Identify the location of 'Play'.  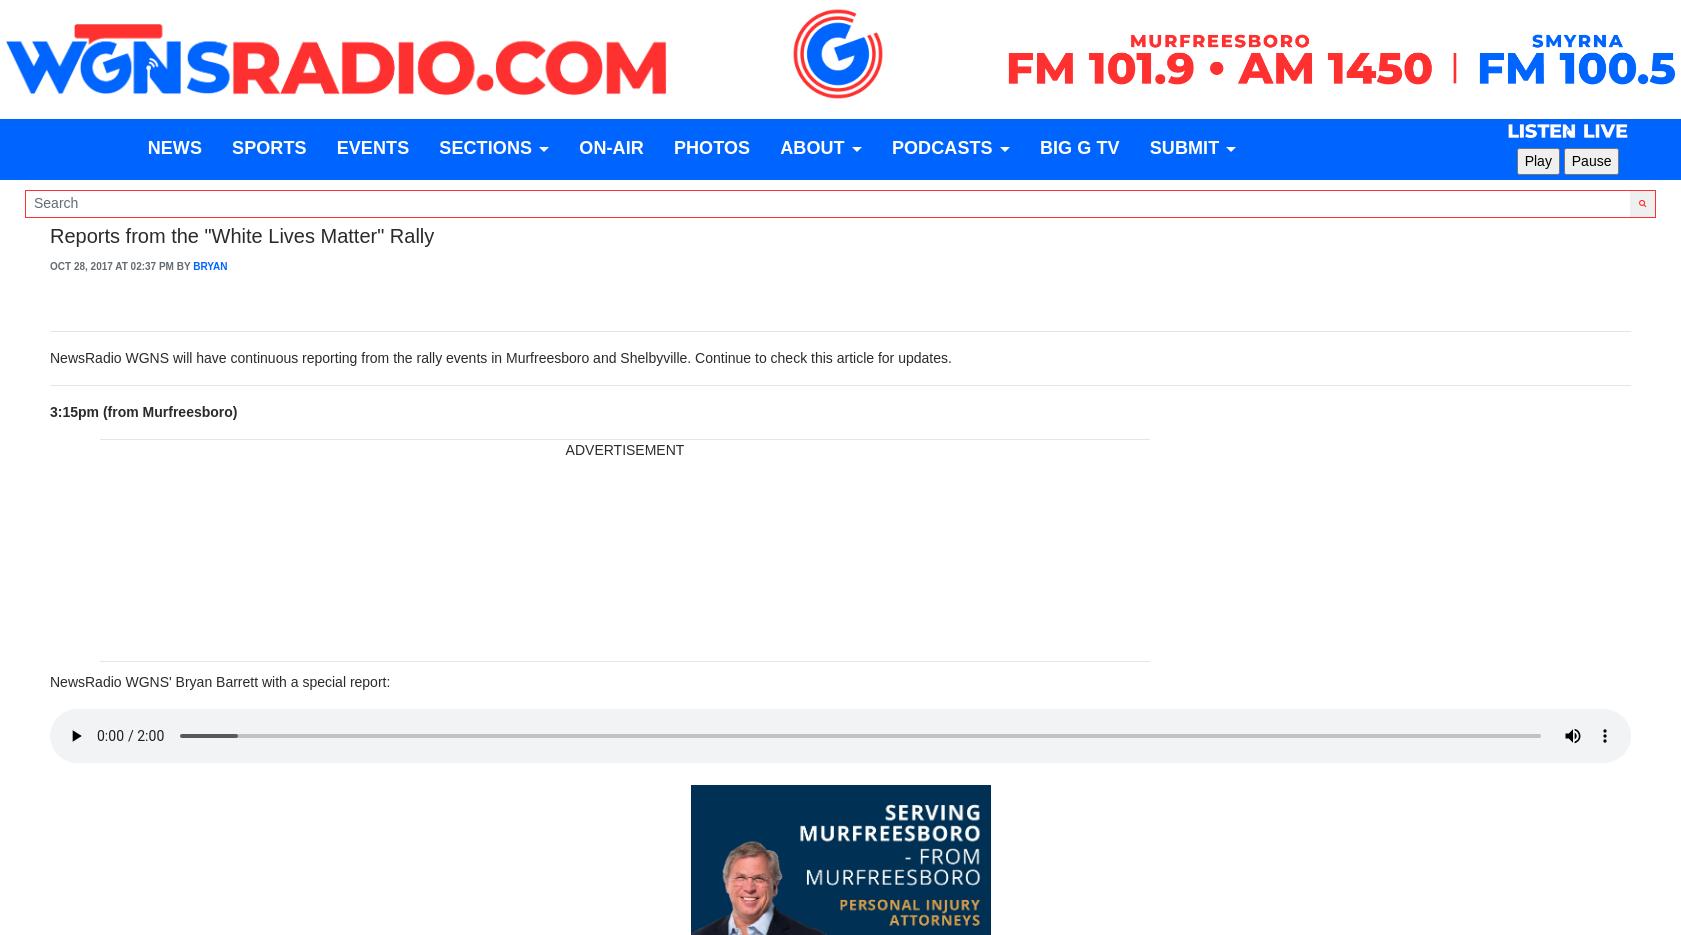
(1537, 161).